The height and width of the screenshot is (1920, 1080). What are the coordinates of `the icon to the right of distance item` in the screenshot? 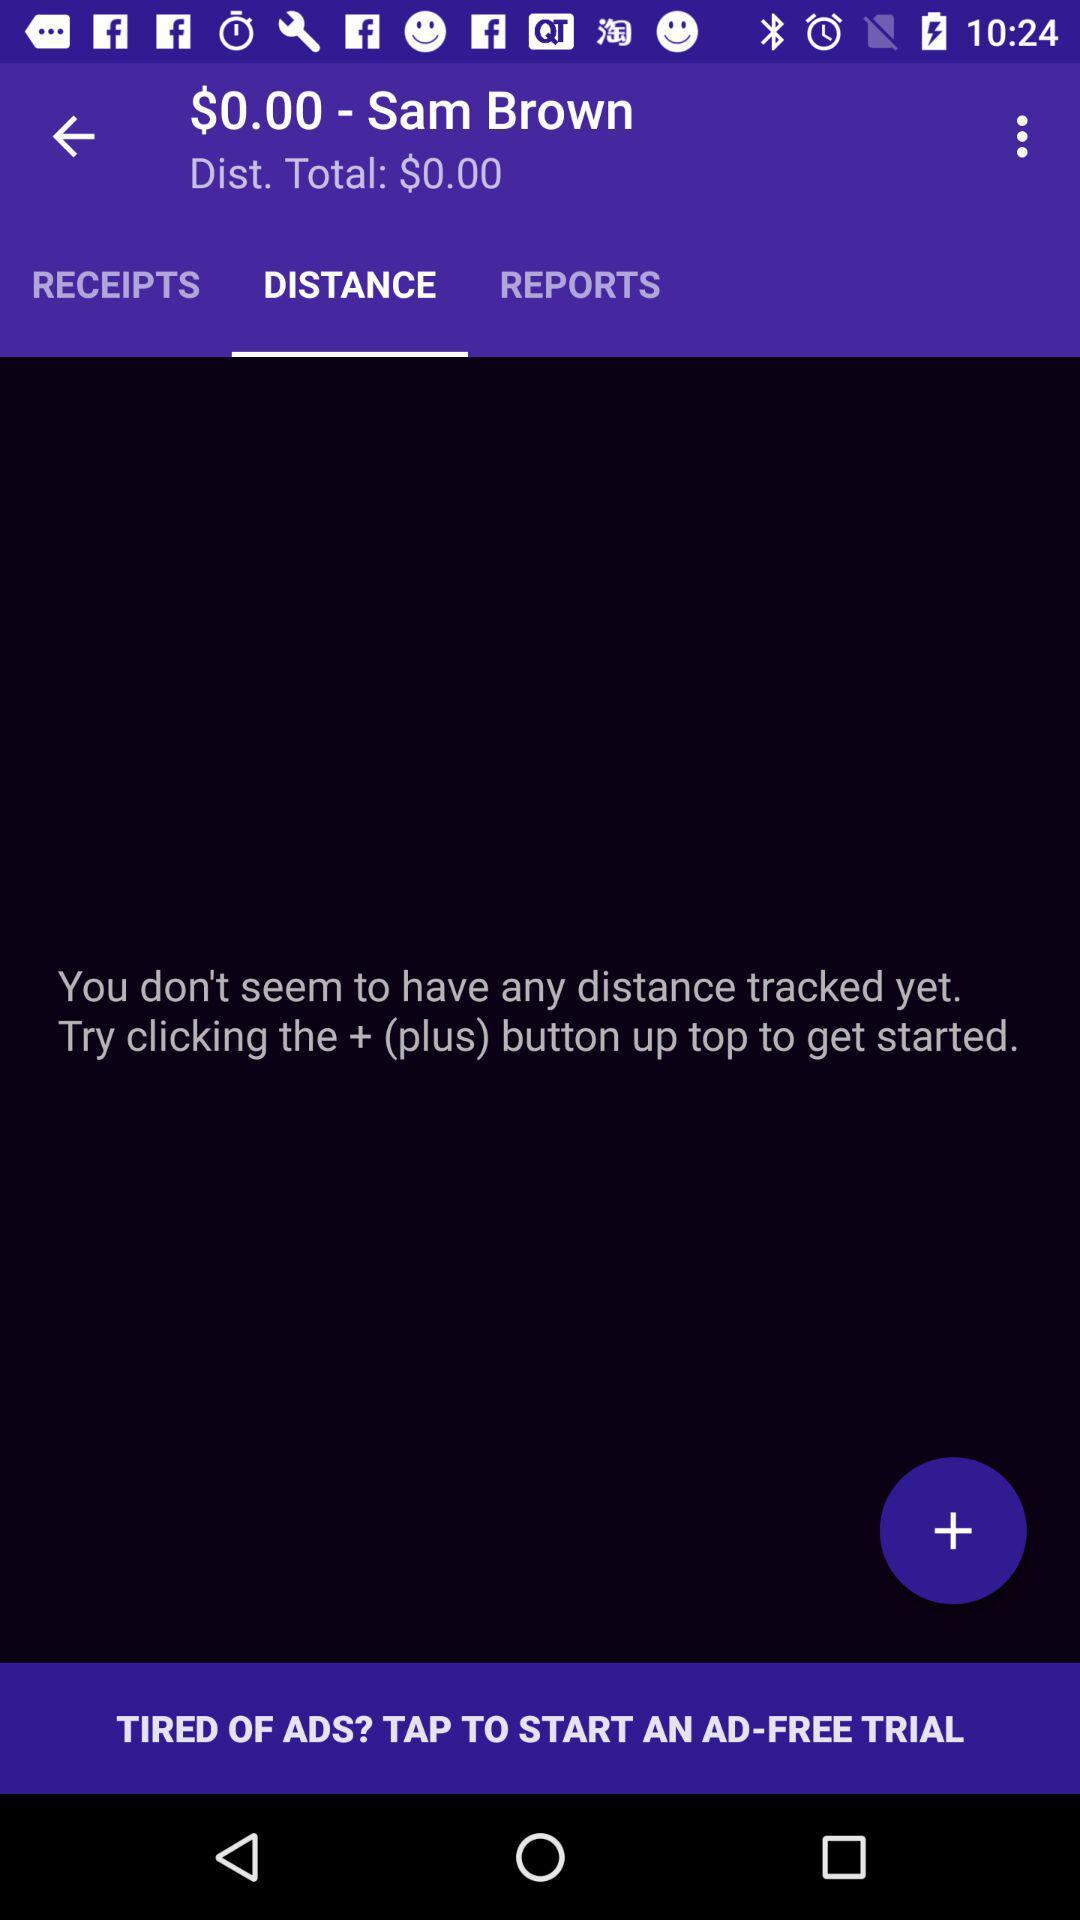 It's located at (580, 282).